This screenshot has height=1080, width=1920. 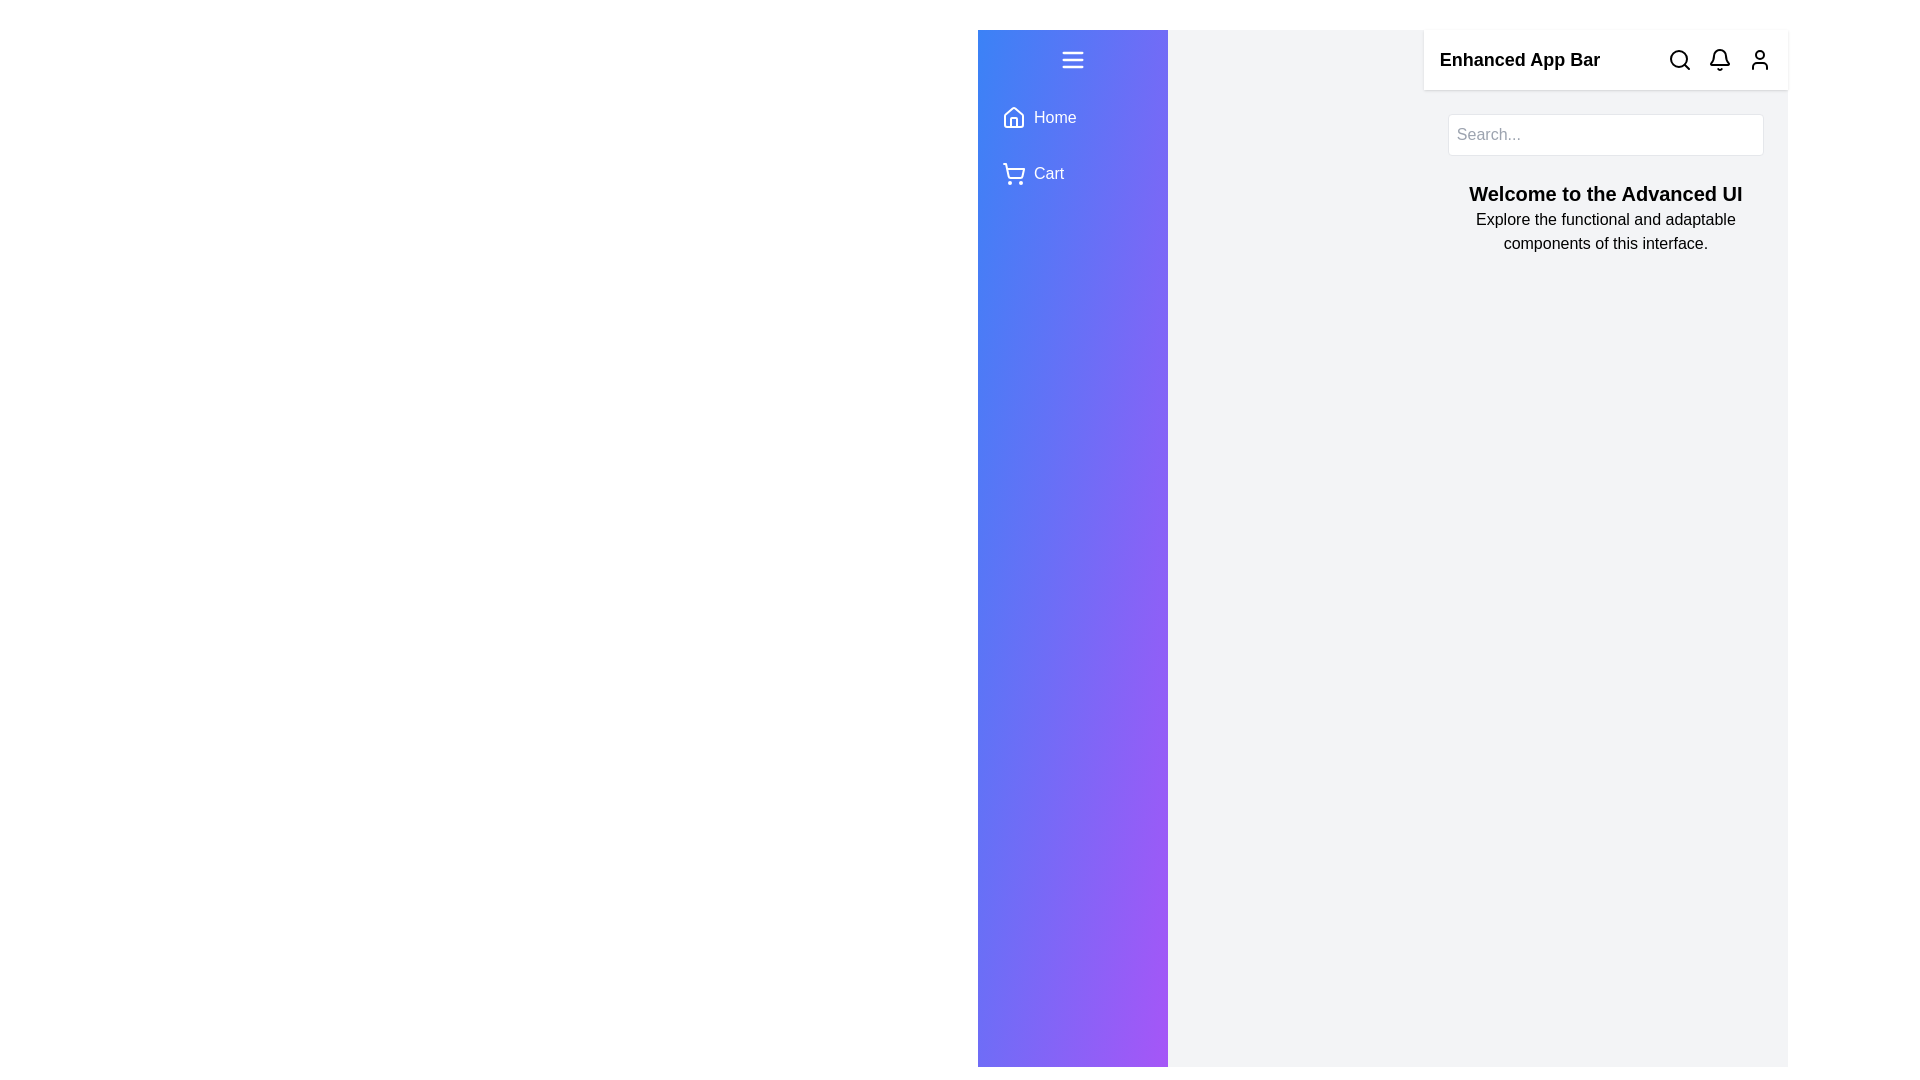 I want to click on the search input field and type the query 'example', so click(x=1604, y=135).